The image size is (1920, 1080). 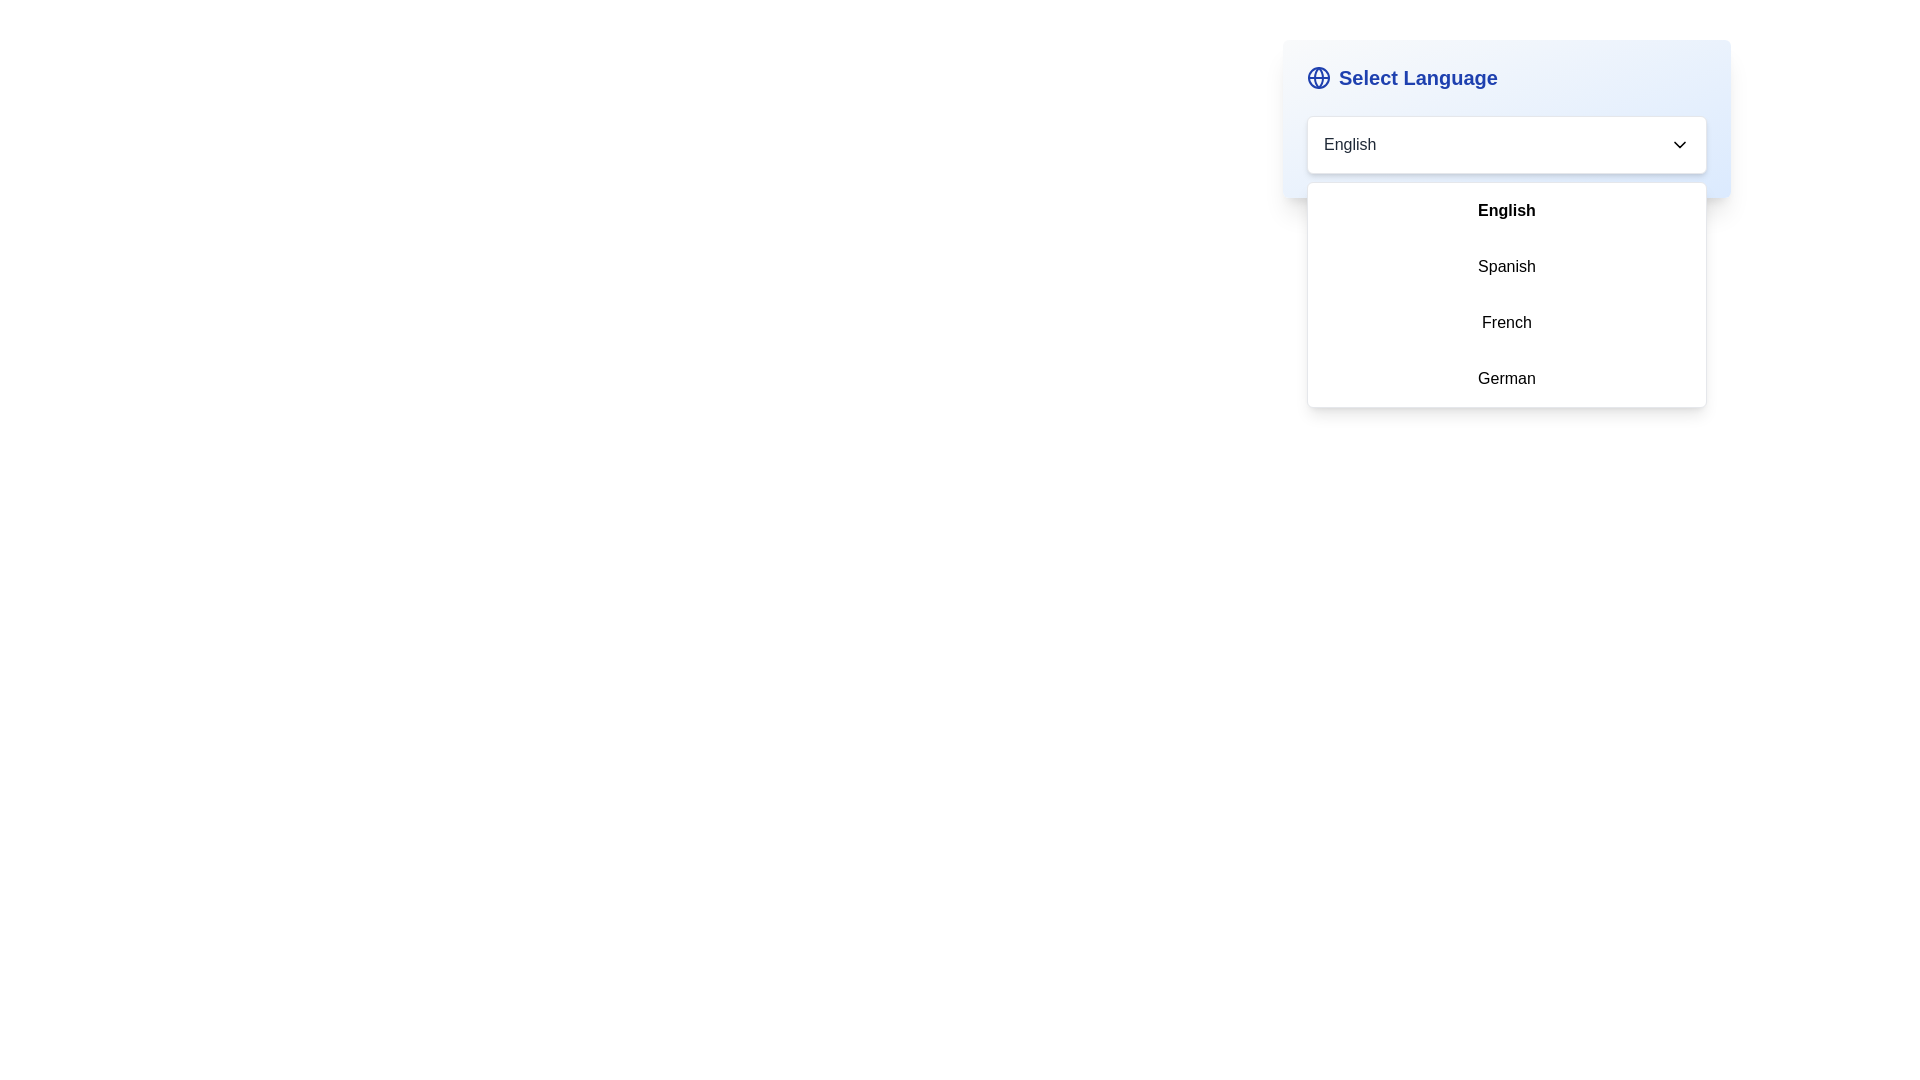 I want to click on the language Spanish from the dropdown, so click(x=1507, y=265).